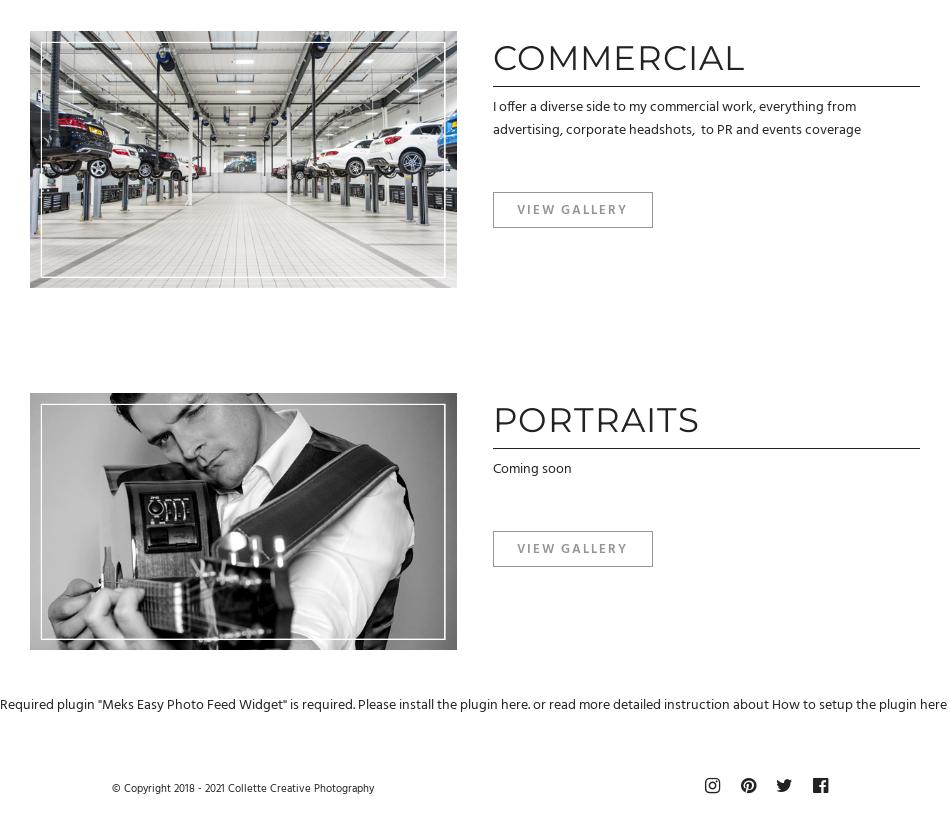 This screenshot has height=840, width=950. I want to click on 'Coming soon', so click(531, 469).